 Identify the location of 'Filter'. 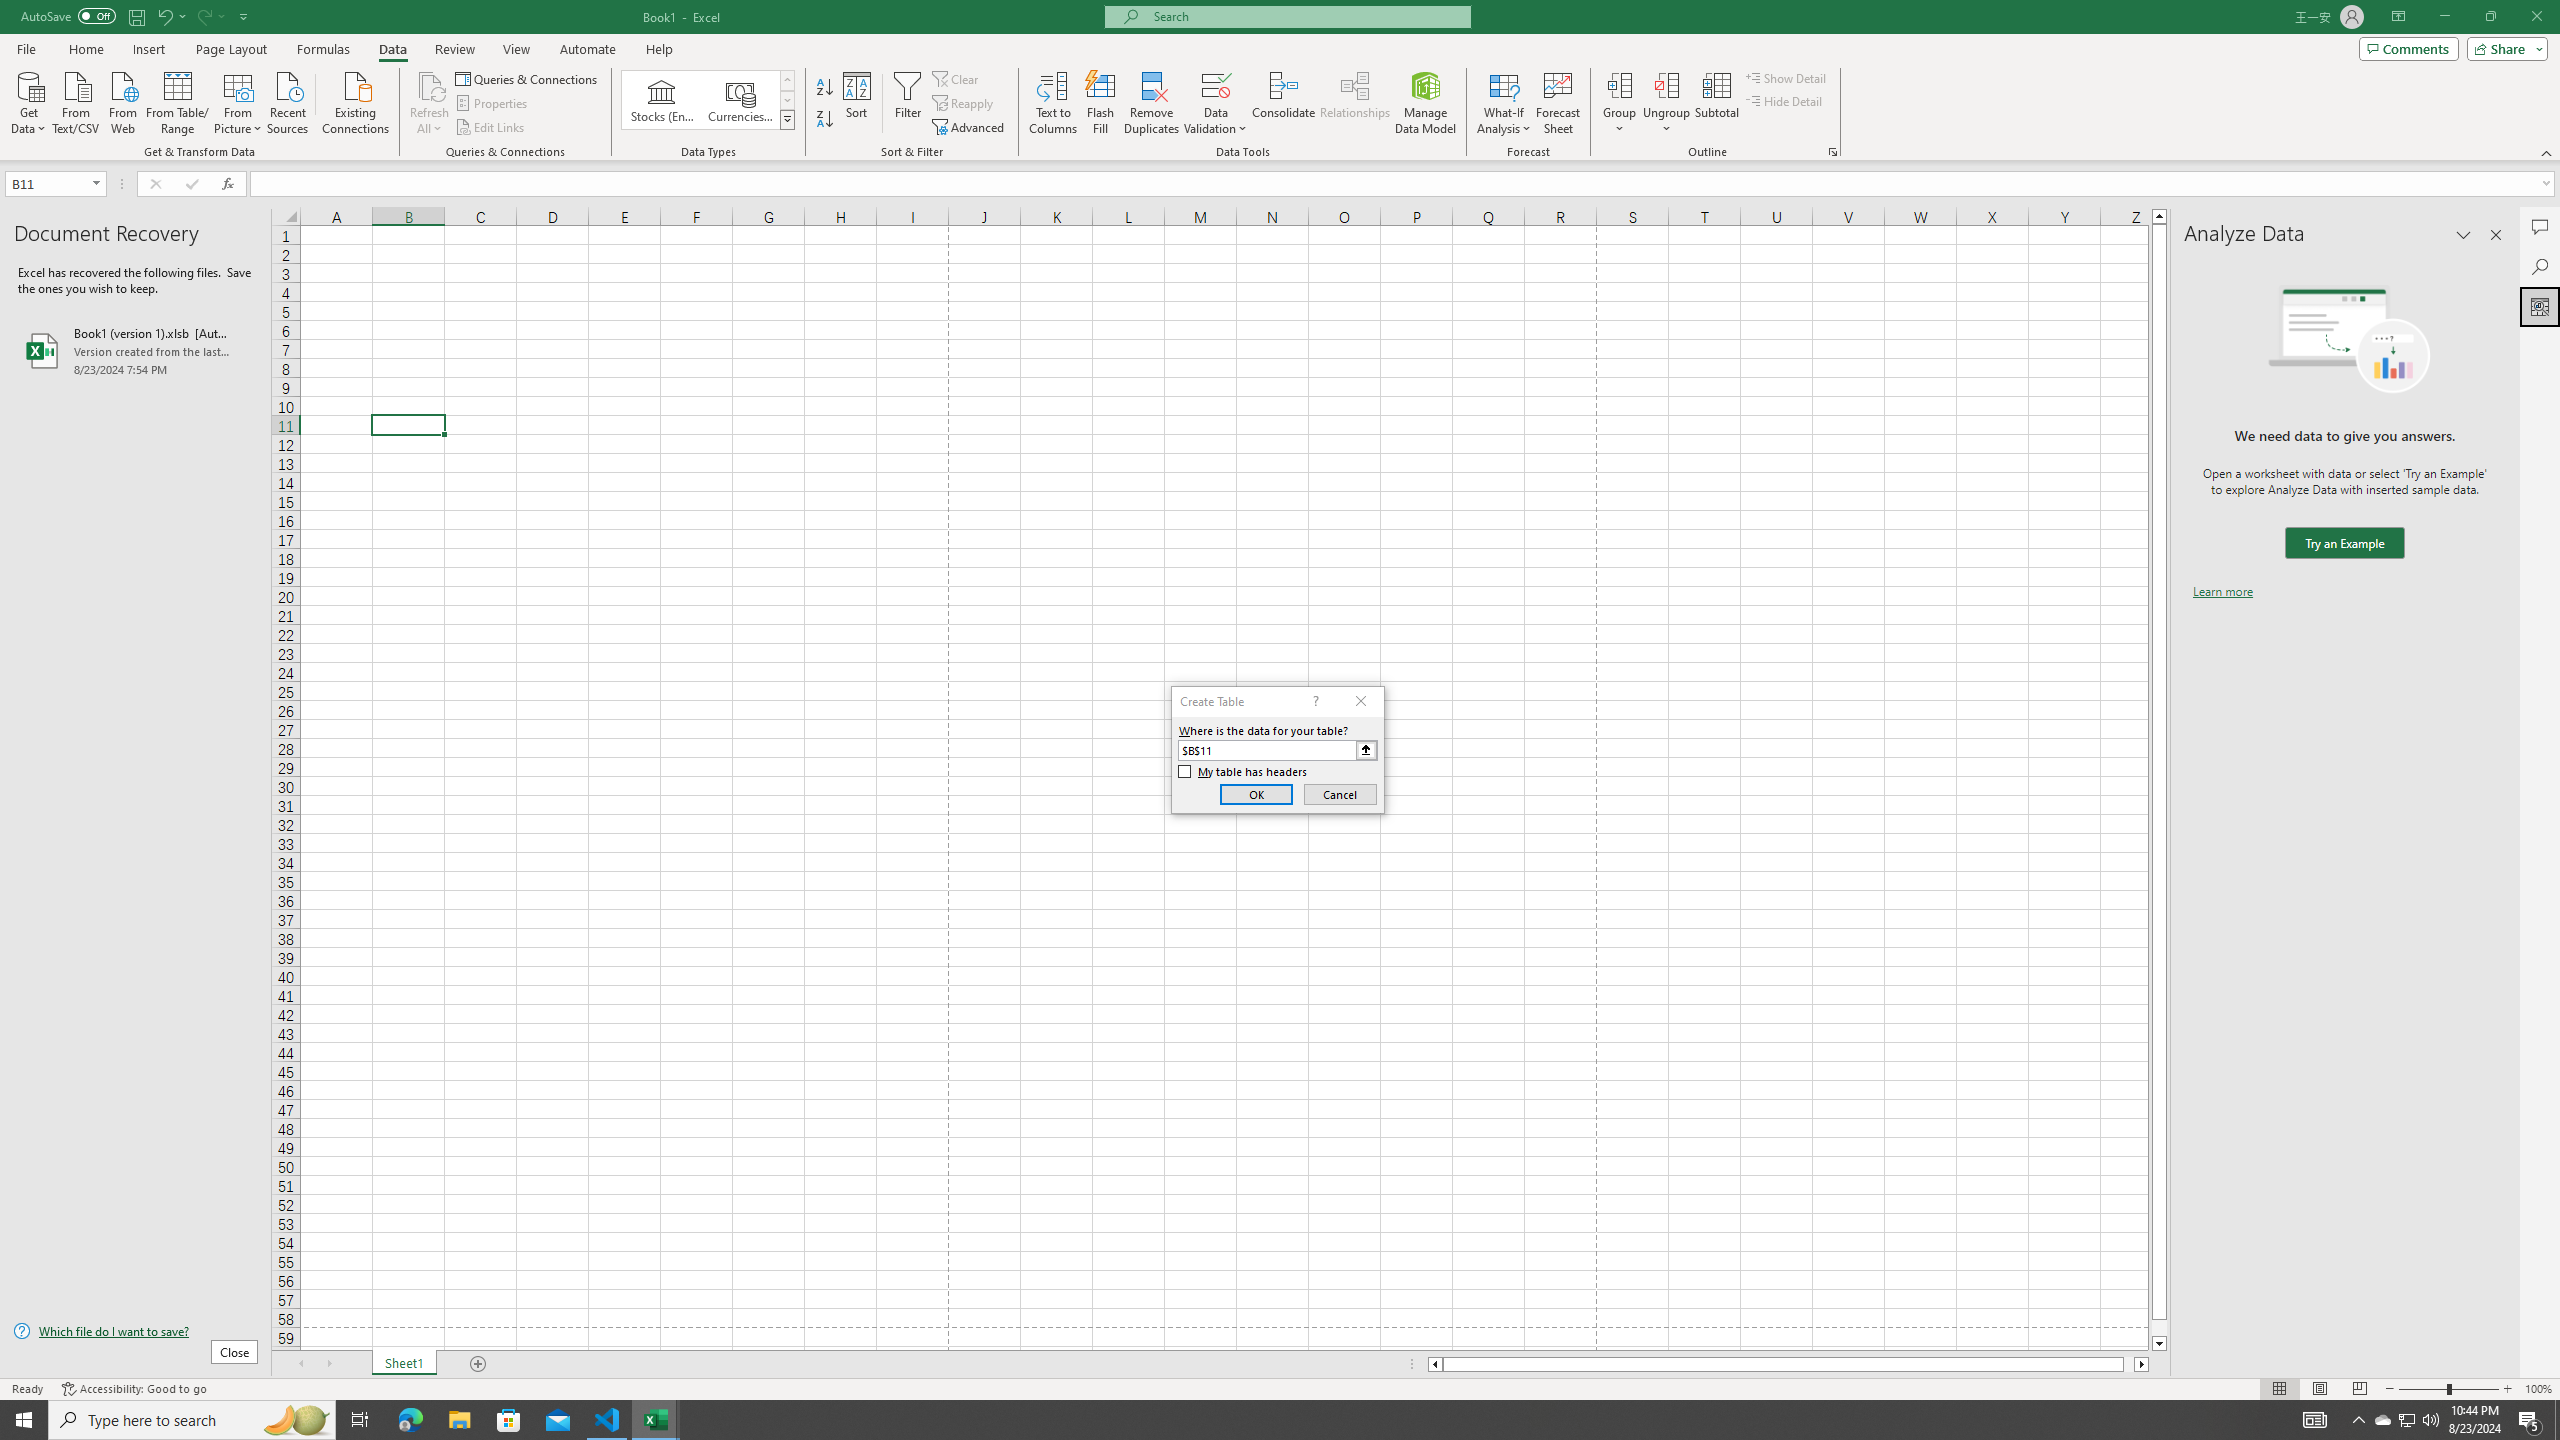
(906, 103).